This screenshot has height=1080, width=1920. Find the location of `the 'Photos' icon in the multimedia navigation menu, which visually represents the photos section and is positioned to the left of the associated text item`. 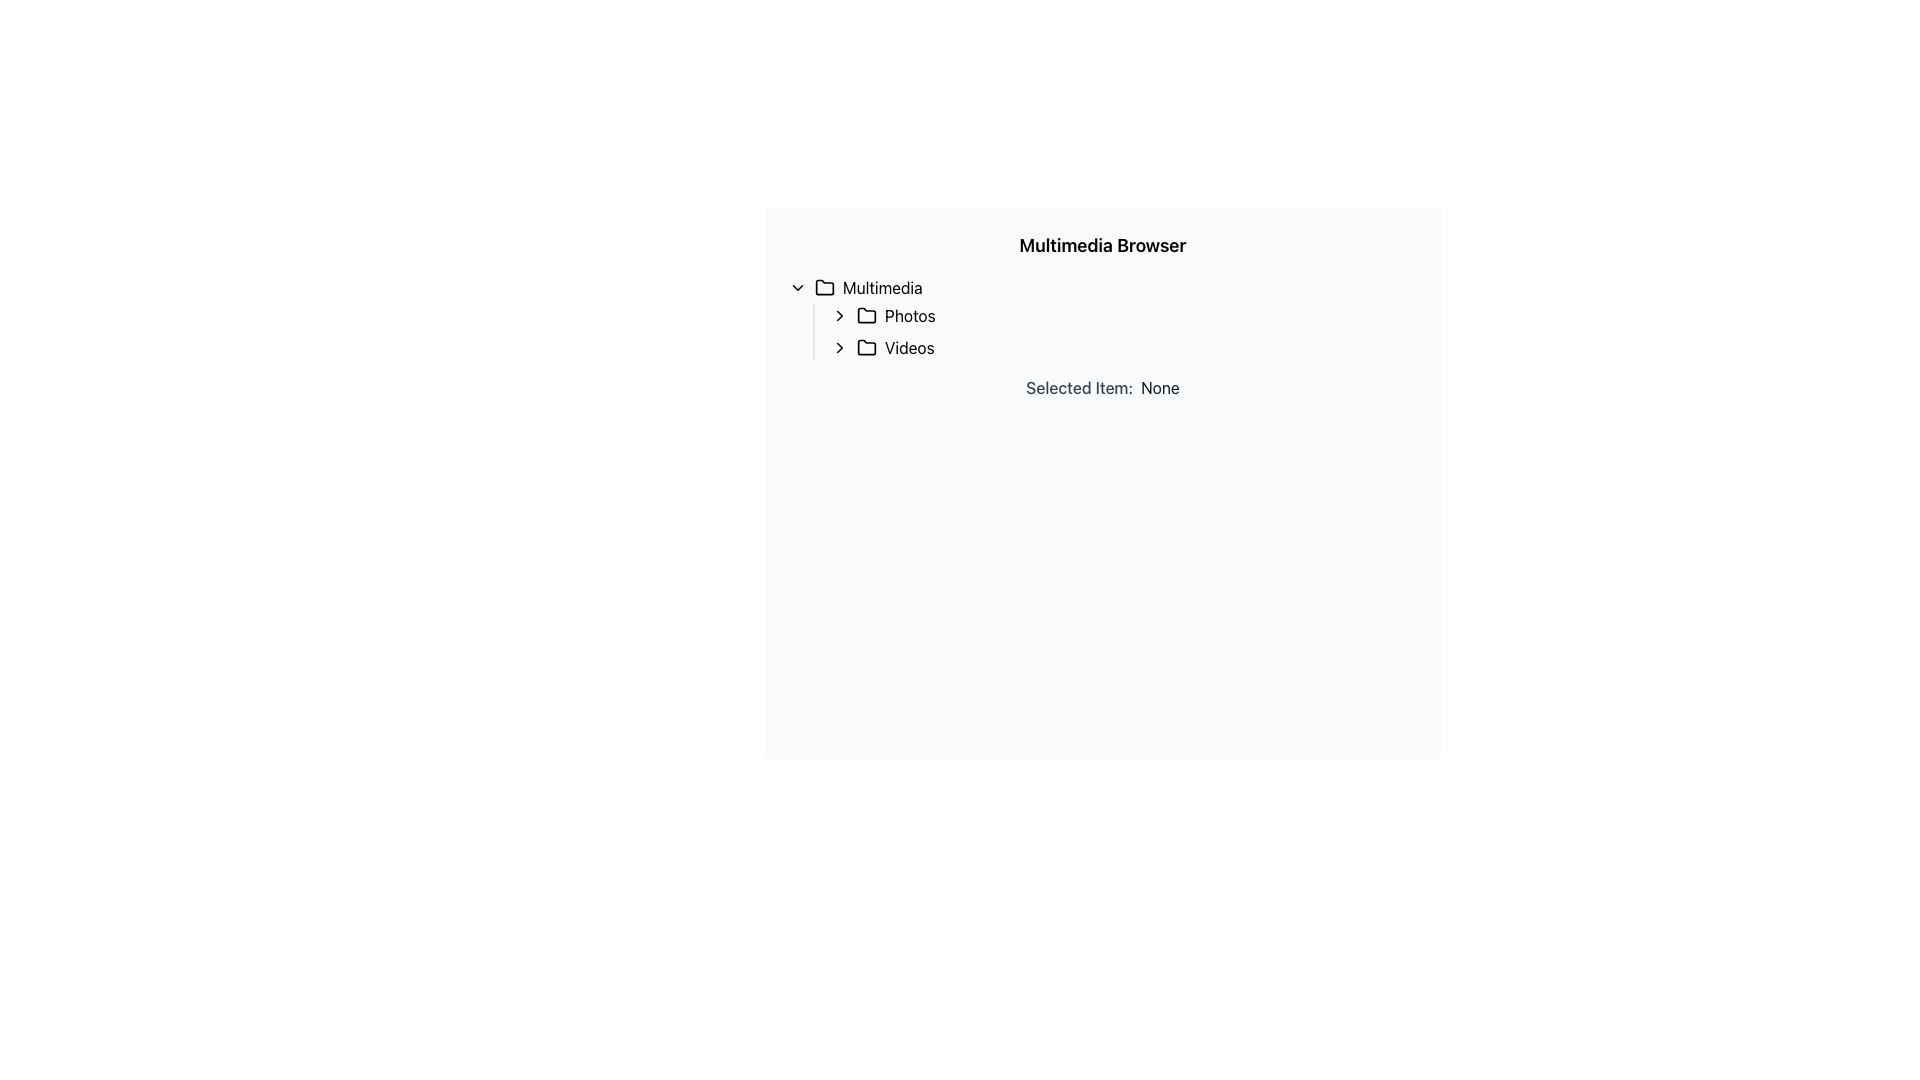

the 'Photos' icon in the multimedia navigation menu, which visually represents the photos section and is positioned to the left of the associated text item is located at coordinates (867, 315).